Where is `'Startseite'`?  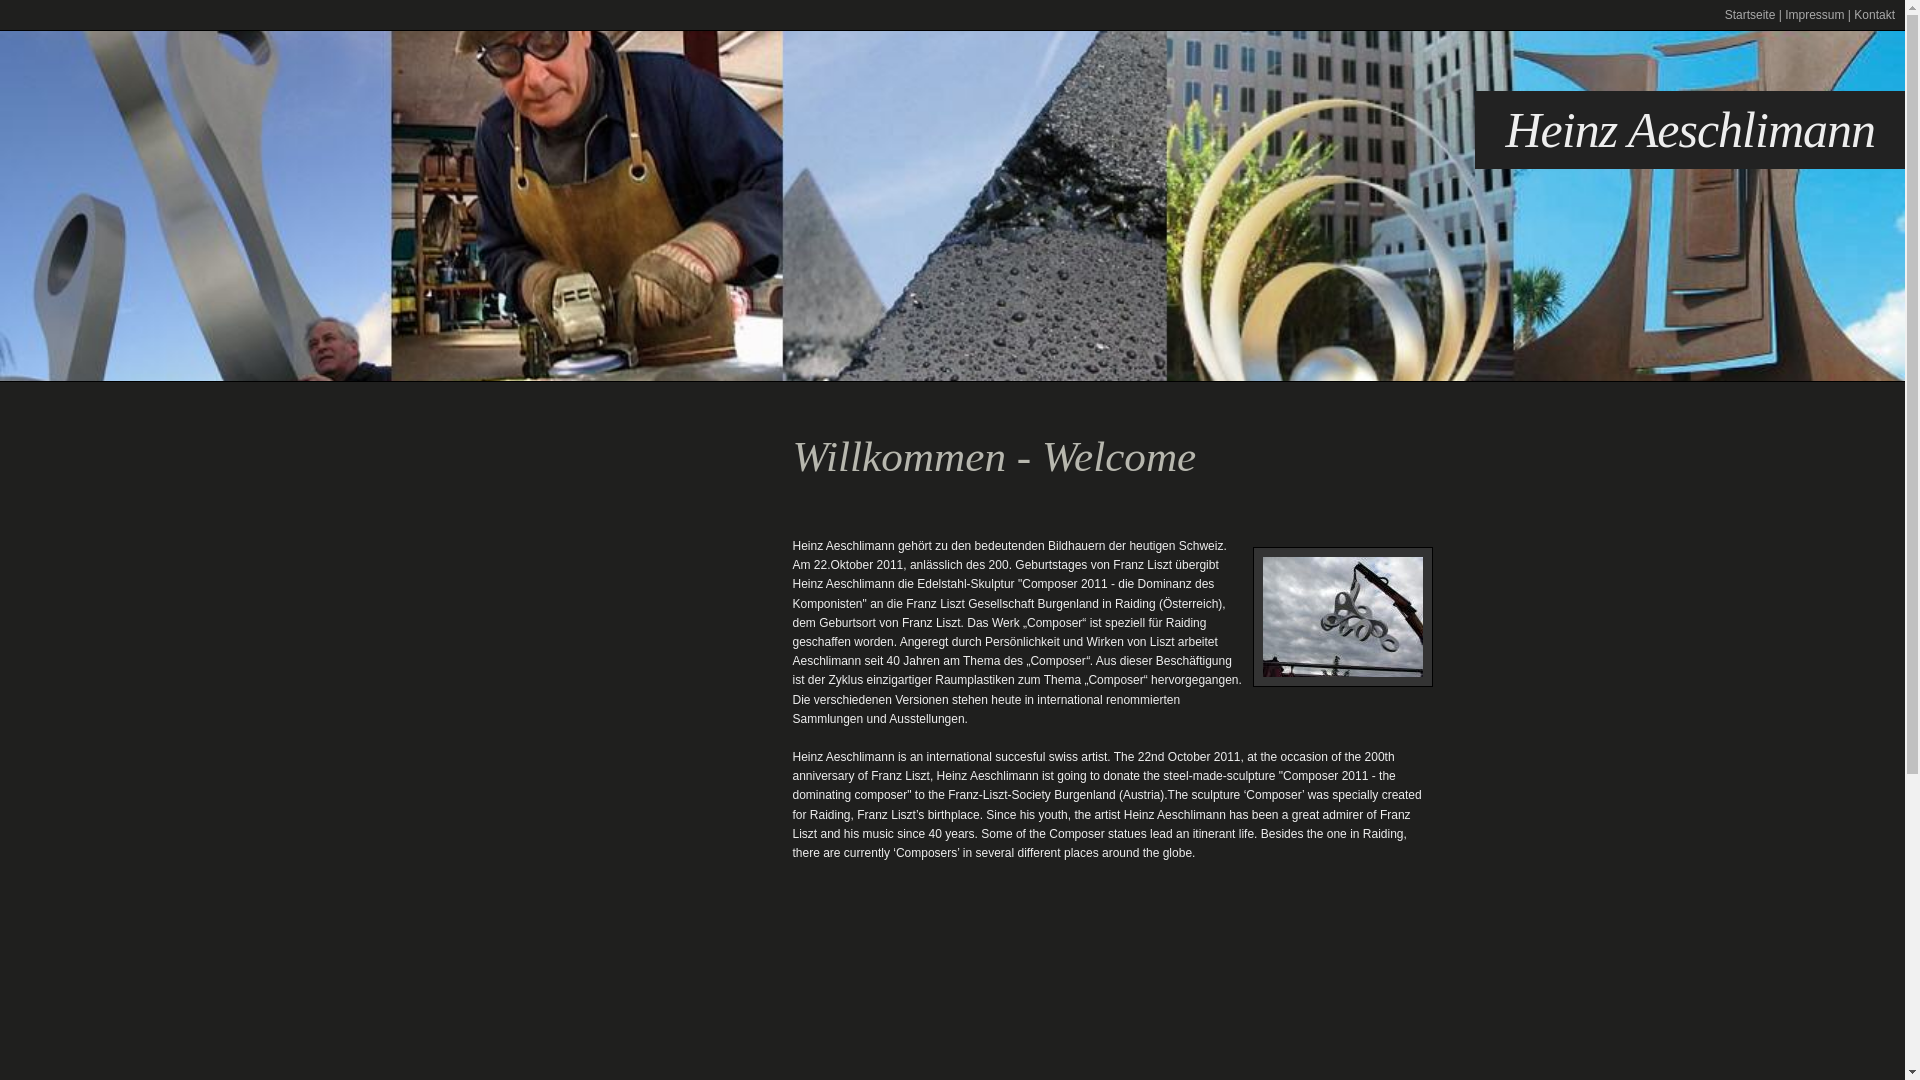 'Startseite' is located at coordinates (1749, 15).